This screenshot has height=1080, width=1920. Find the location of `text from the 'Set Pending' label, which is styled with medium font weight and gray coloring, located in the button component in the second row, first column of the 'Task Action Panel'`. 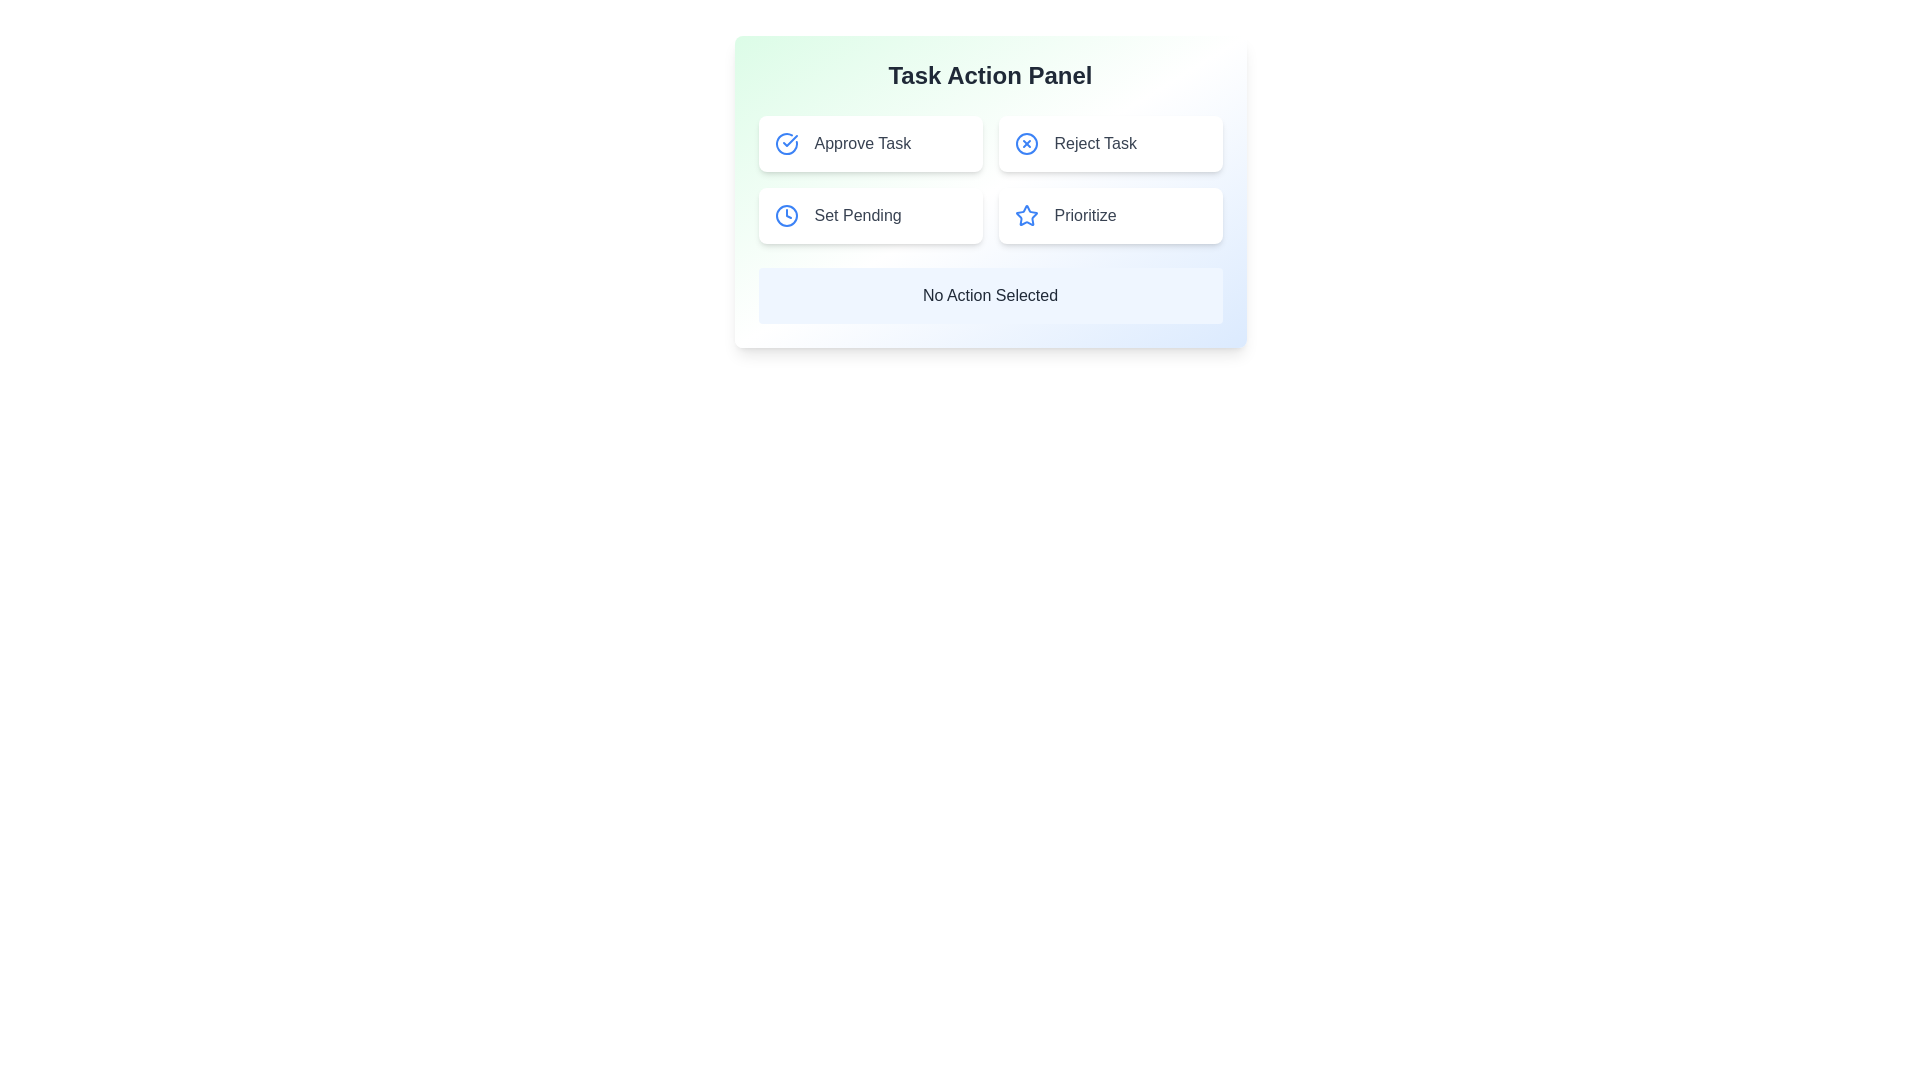

text from the 'Set Pending' label, which is styled with medium font weight and gray coloring, located in the button component in the second row, first column of the 'Task Action Panel' is located at coordinates (858, 216).